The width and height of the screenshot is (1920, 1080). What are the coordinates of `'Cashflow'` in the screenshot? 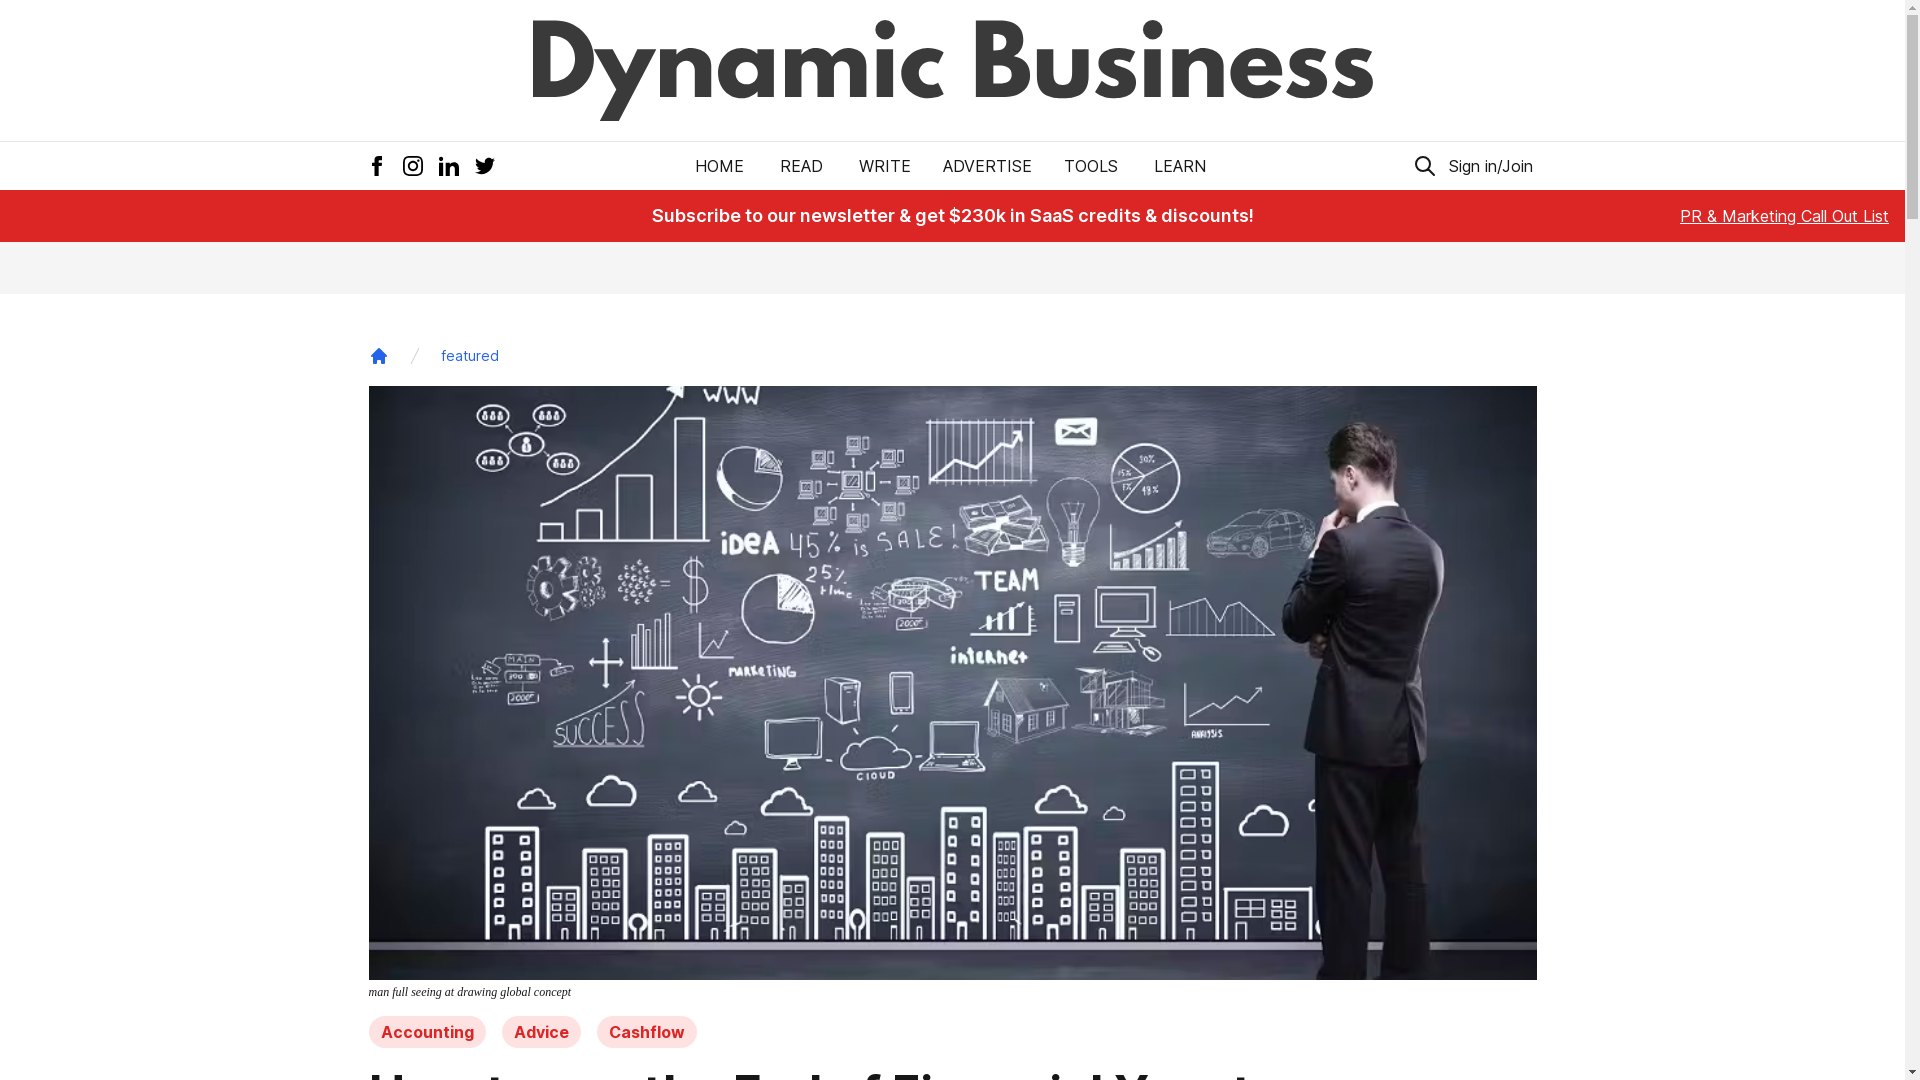 It's located at (646, 1032).